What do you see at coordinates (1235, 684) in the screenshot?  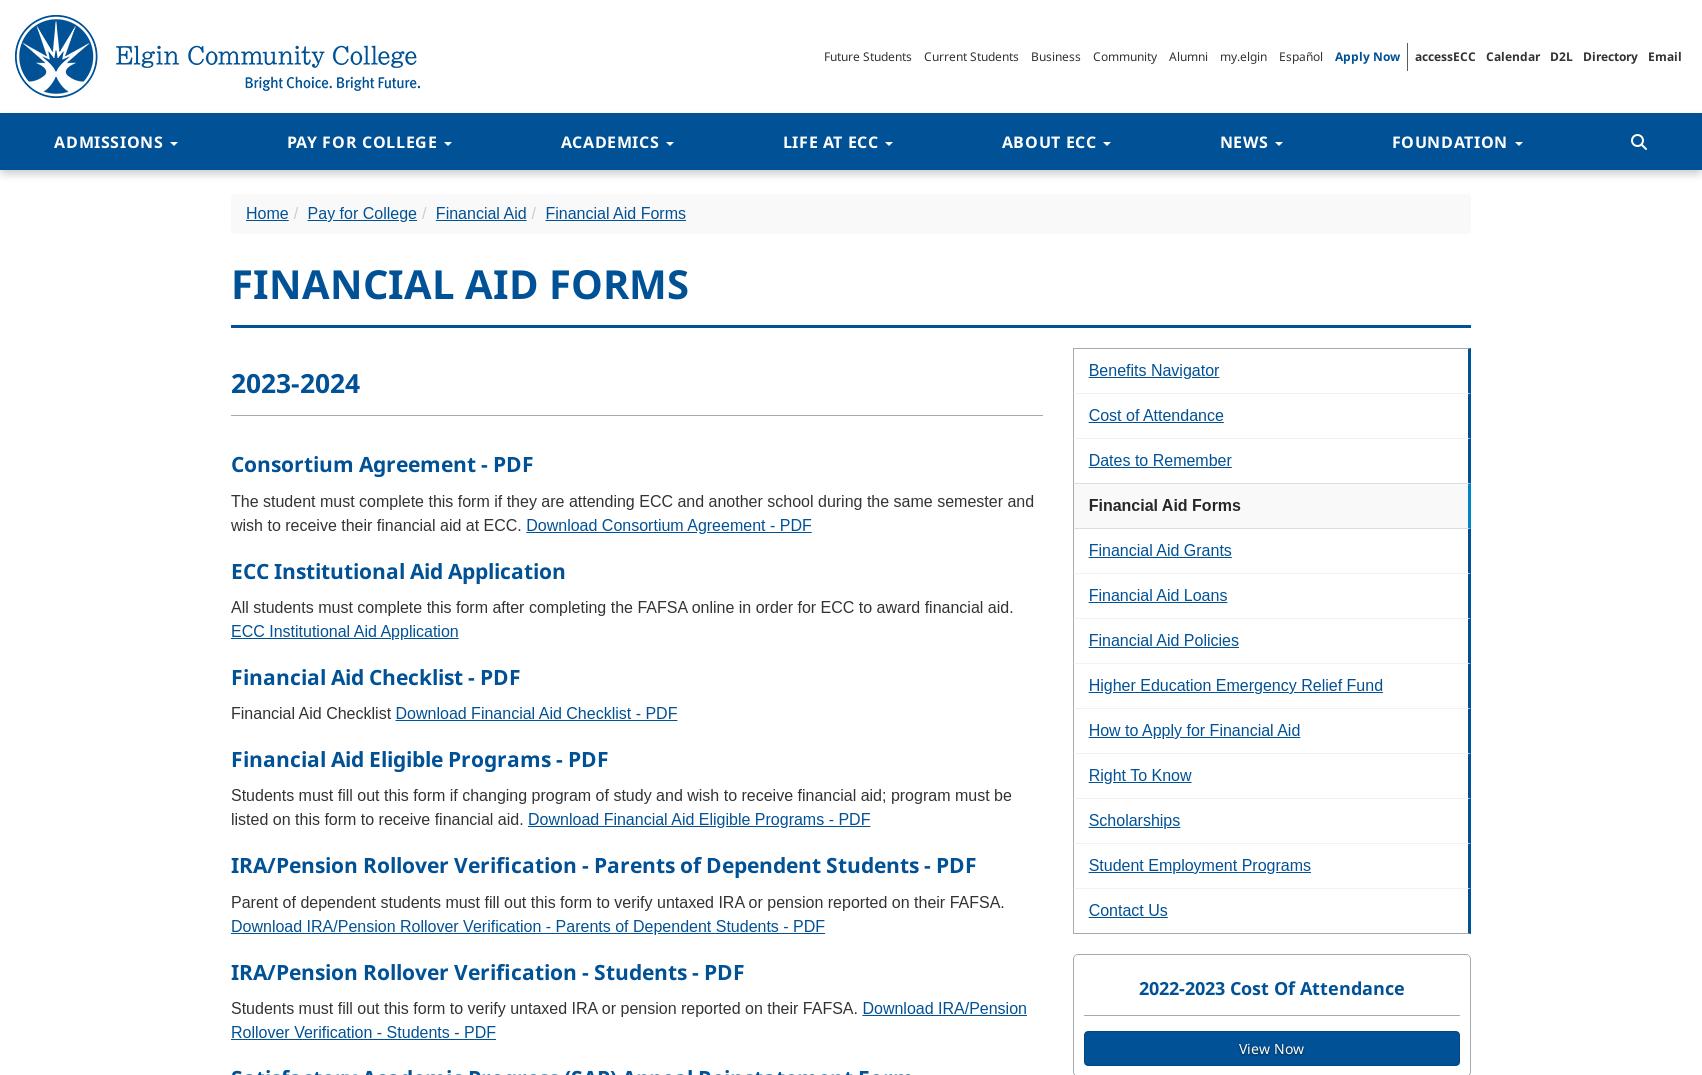 I see `'Higher Education Emergency Relief Fund'` at bounding box center [1235, 684].